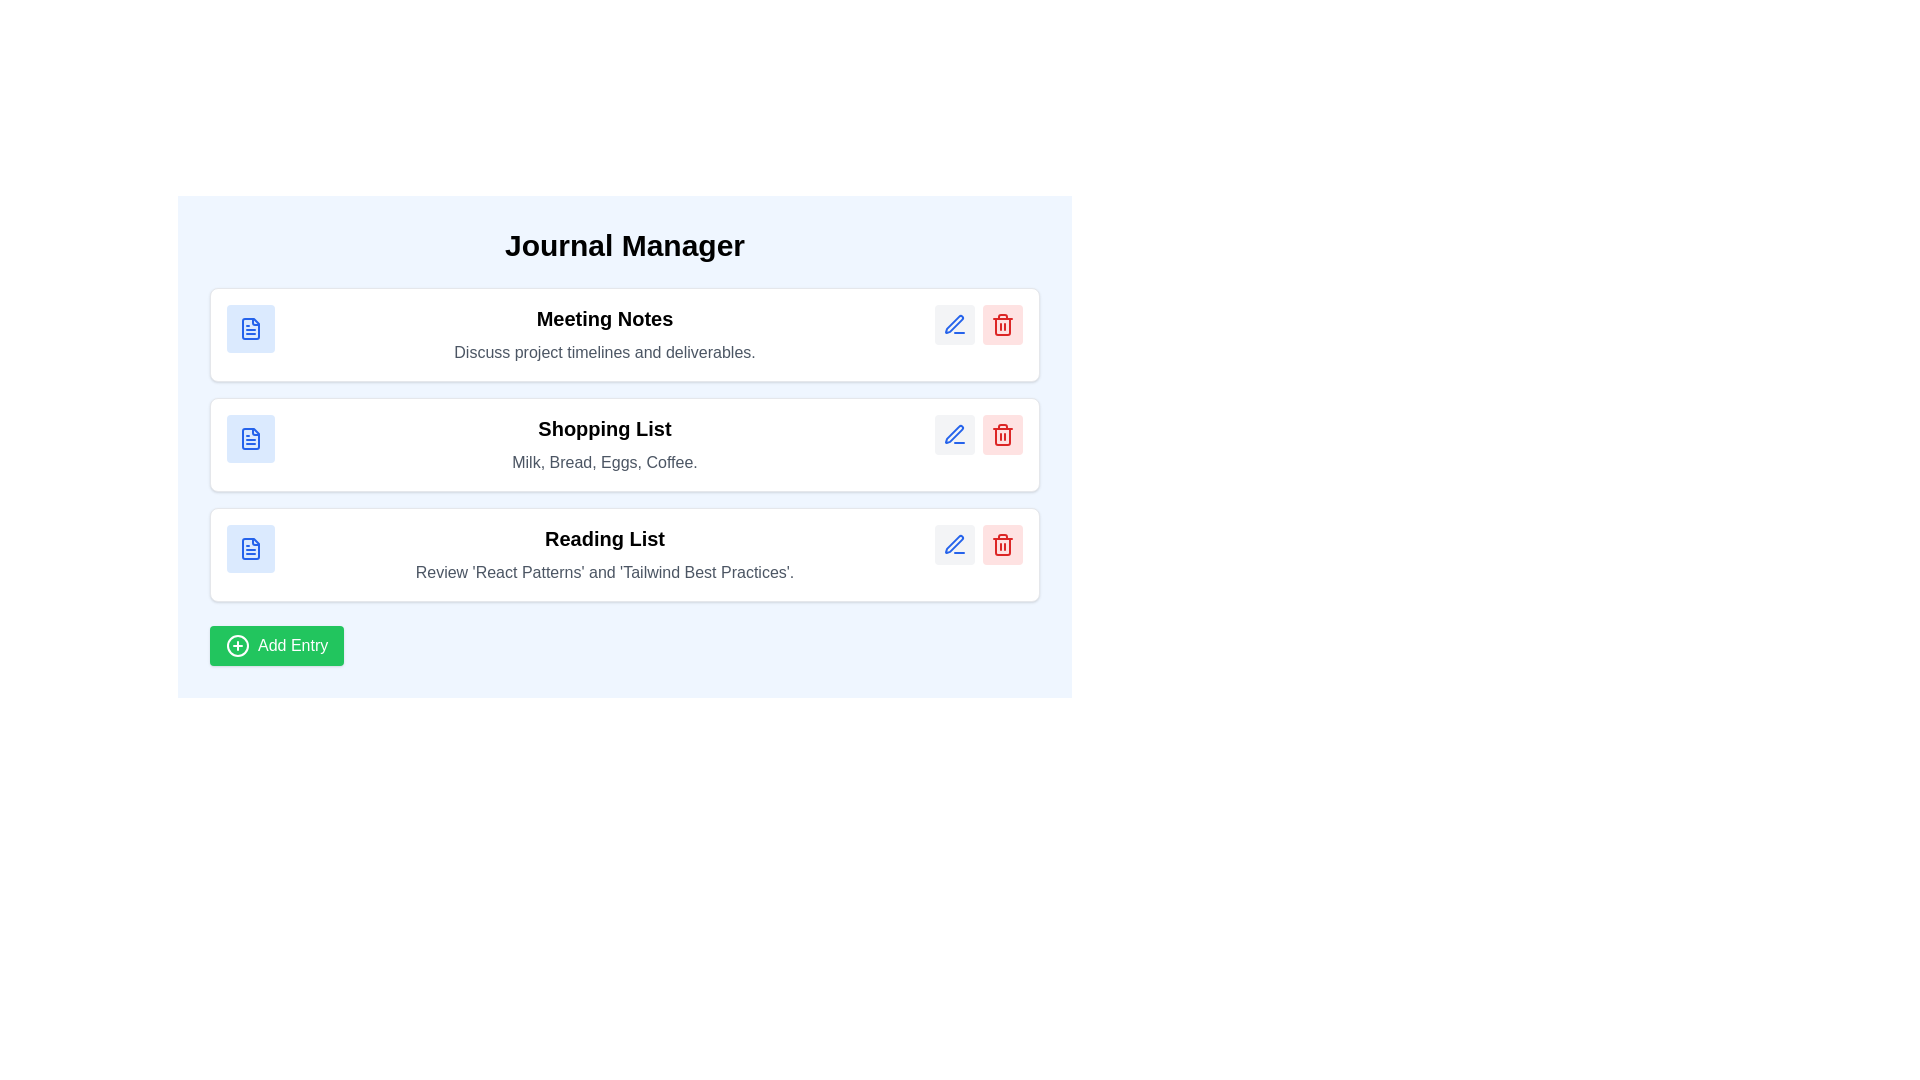 The height and width of the screenshot is (1080, 1920). I want to click on the icon located within the bottom-left of the green 'Add Entry' button, so click(238, 645).